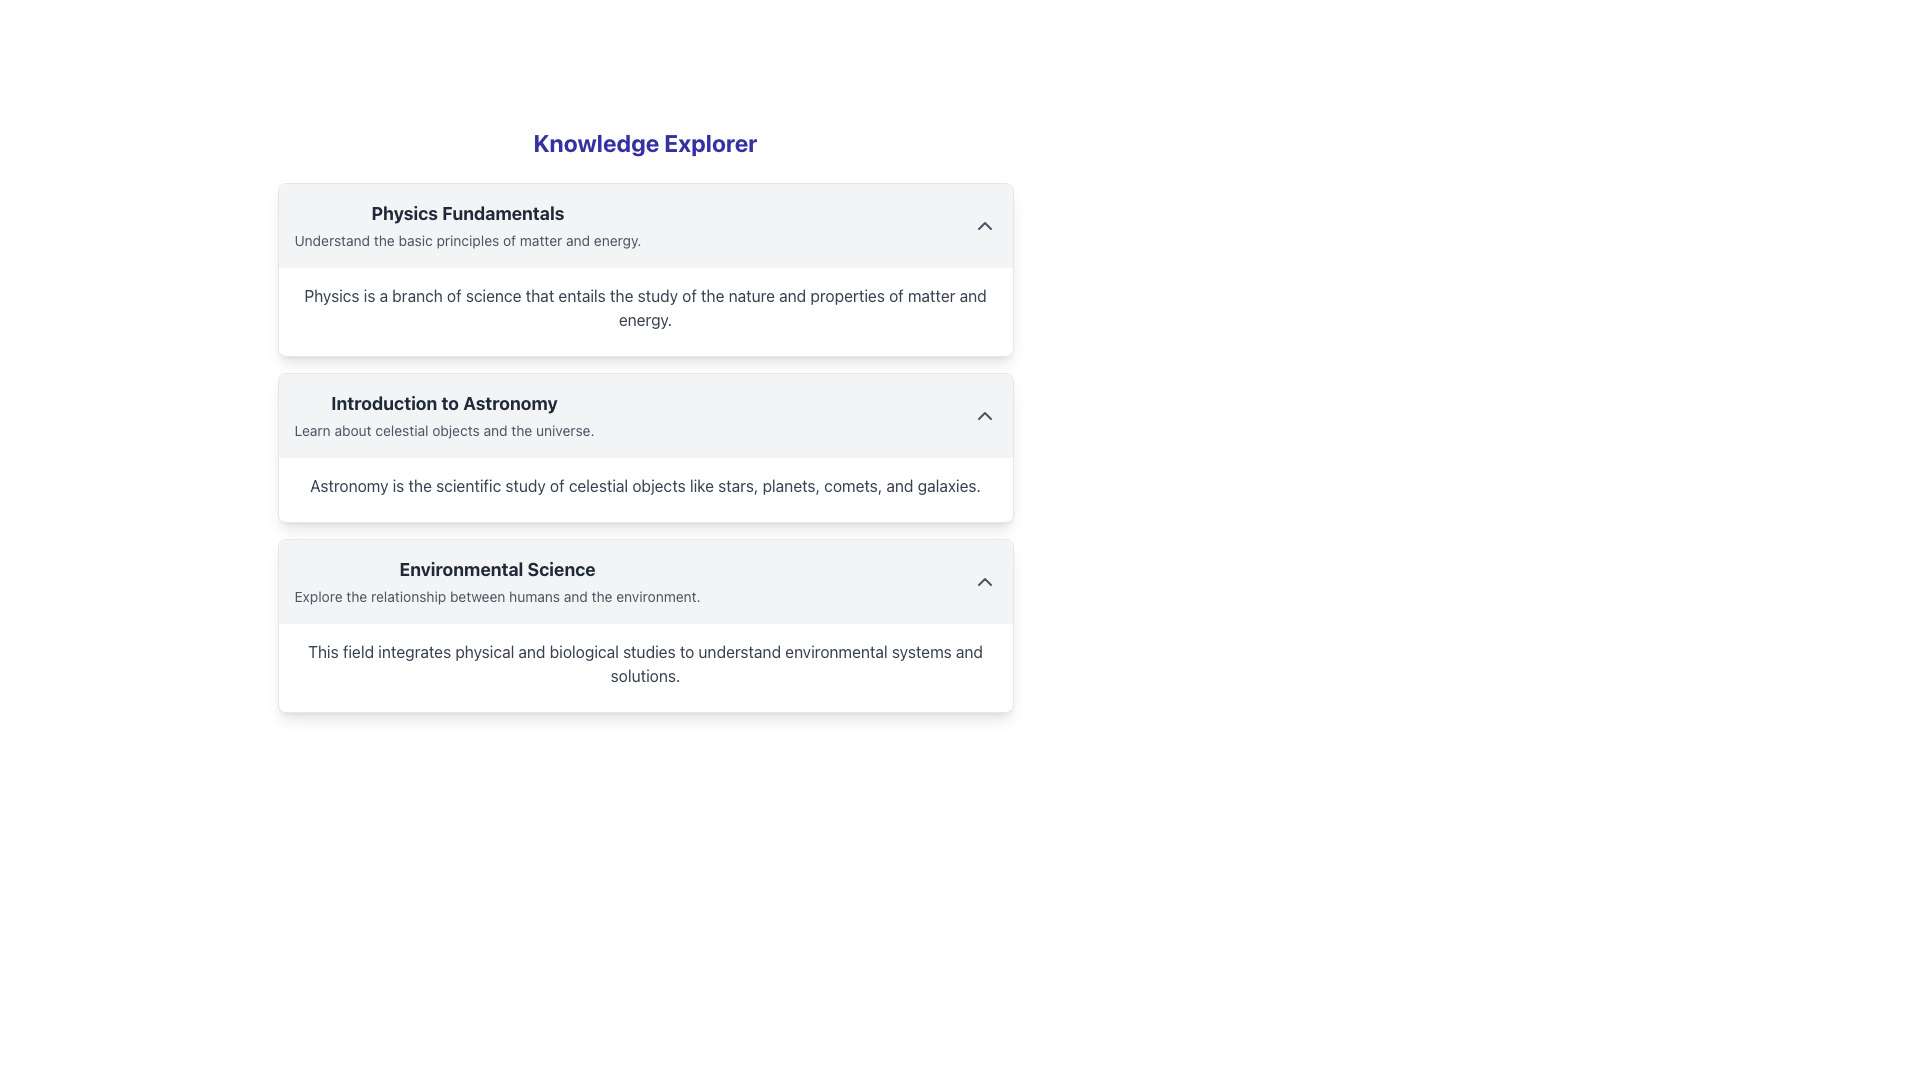 The width and height of the screenshot is (1920, 1080). I want to click on text element that describes 'Physics is a branch of science that entails the study of the nature and properties of matter and energy.' located in the 'Physics Fundamentals' section, so click(645, 308).